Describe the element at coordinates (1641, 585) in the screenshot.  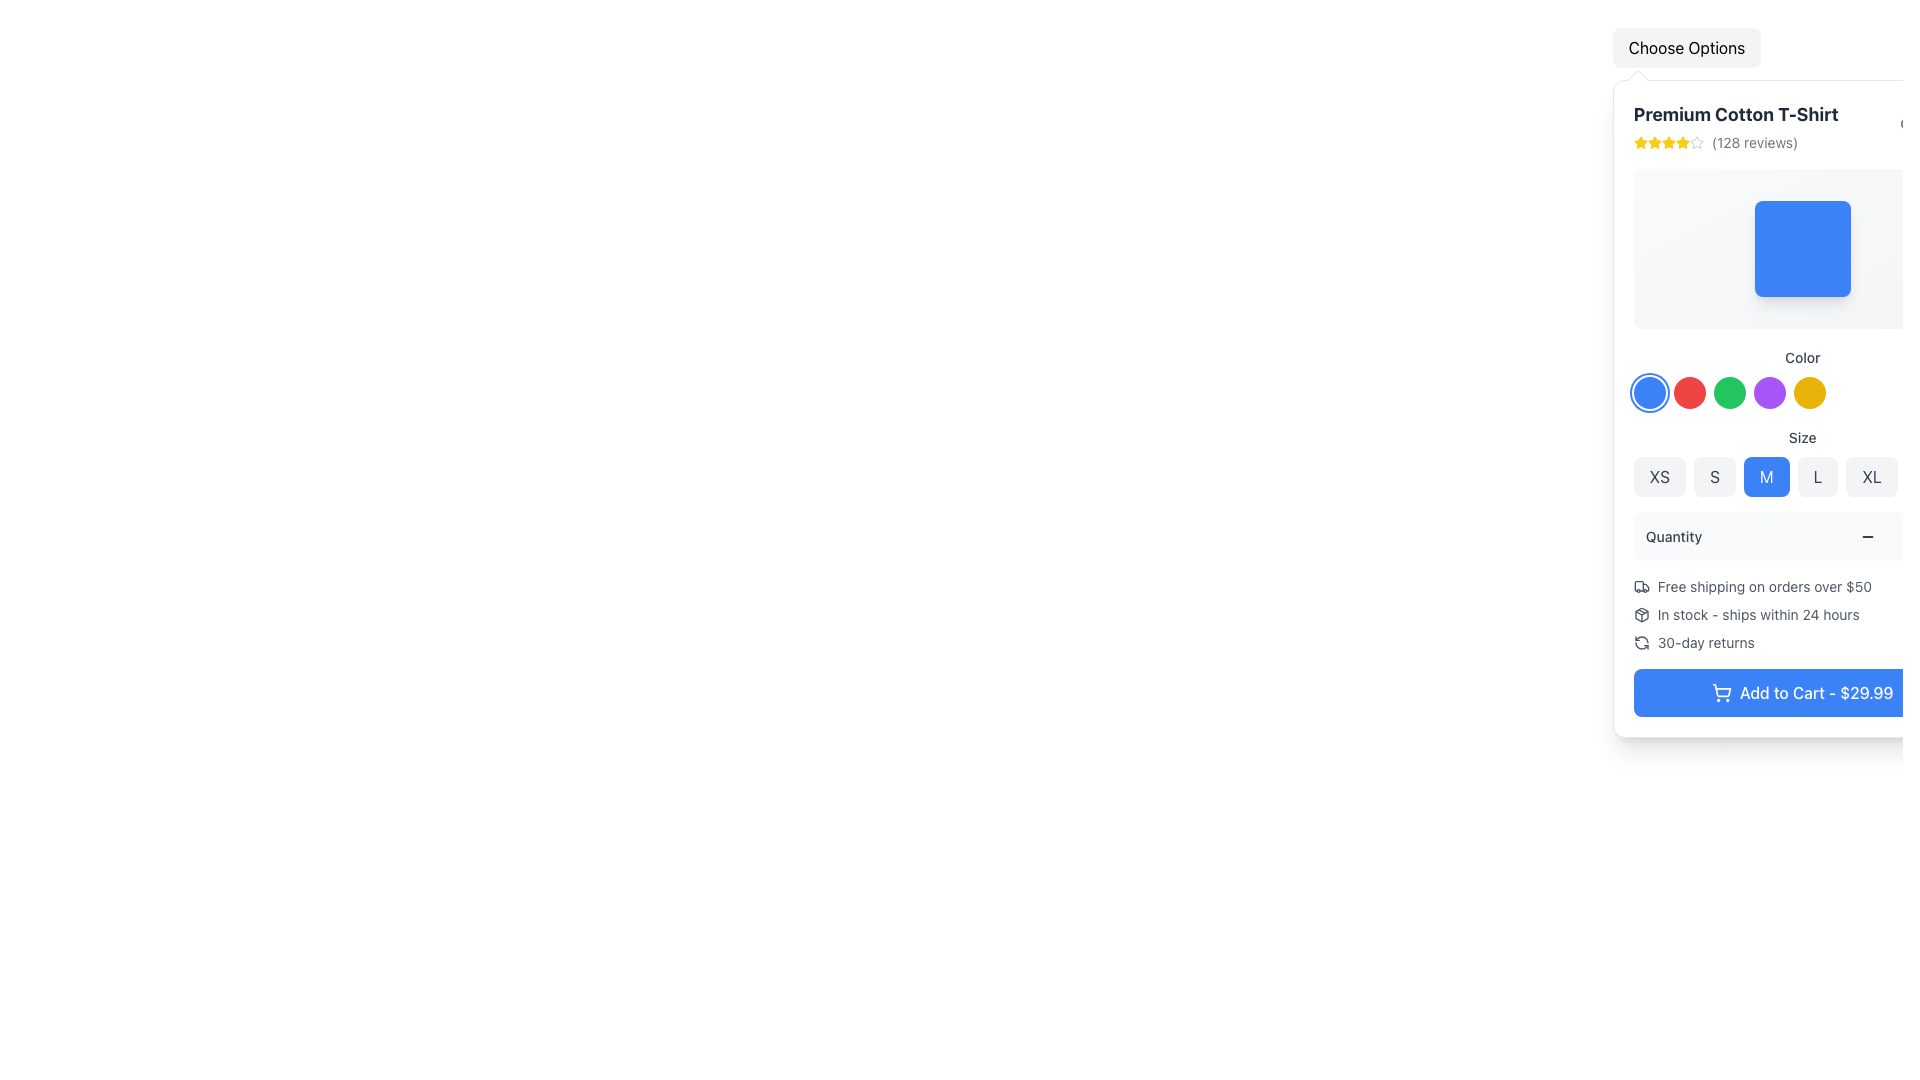
I see `the truck icon that visually signals the 'free shipping' feature, located at the beginning of the text 'Free shipping on orders over $50.'` at that location.